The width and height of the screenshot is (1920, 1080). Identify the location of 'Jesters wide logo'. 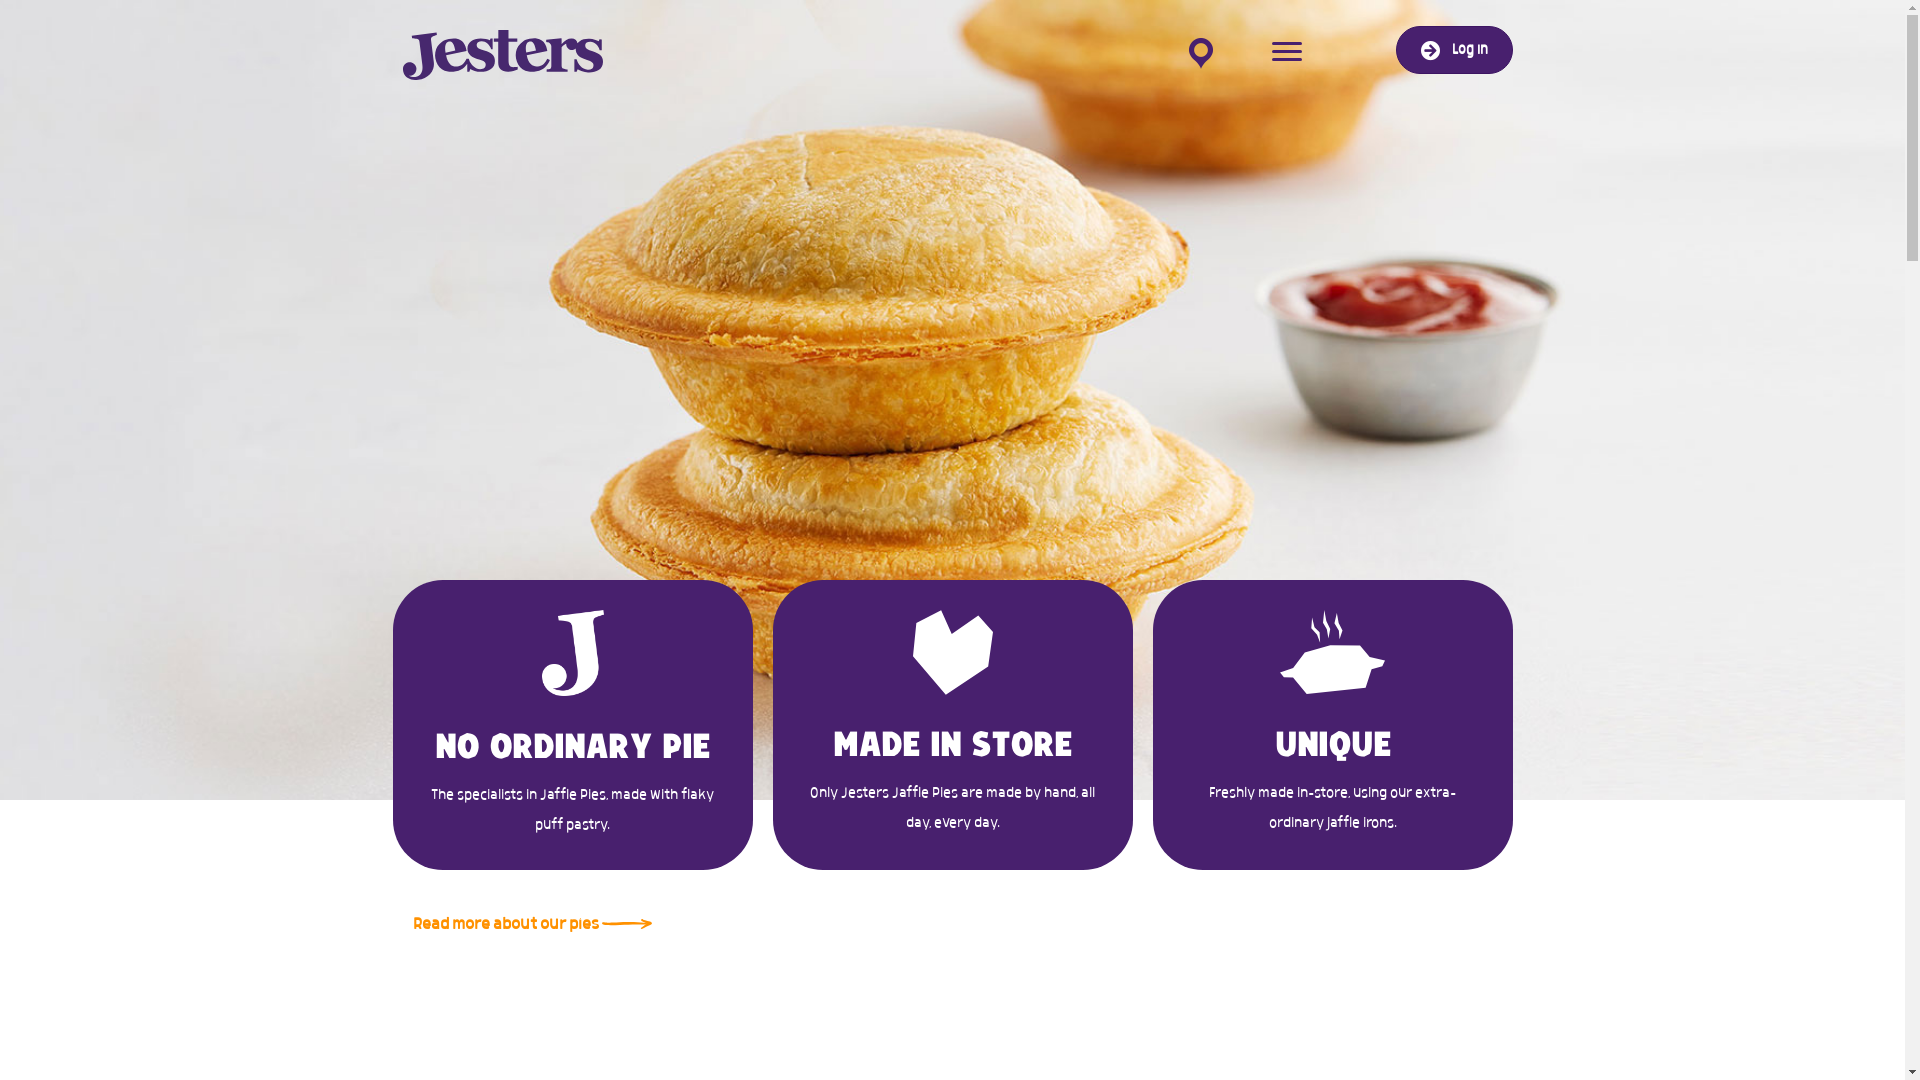
(502, 53).